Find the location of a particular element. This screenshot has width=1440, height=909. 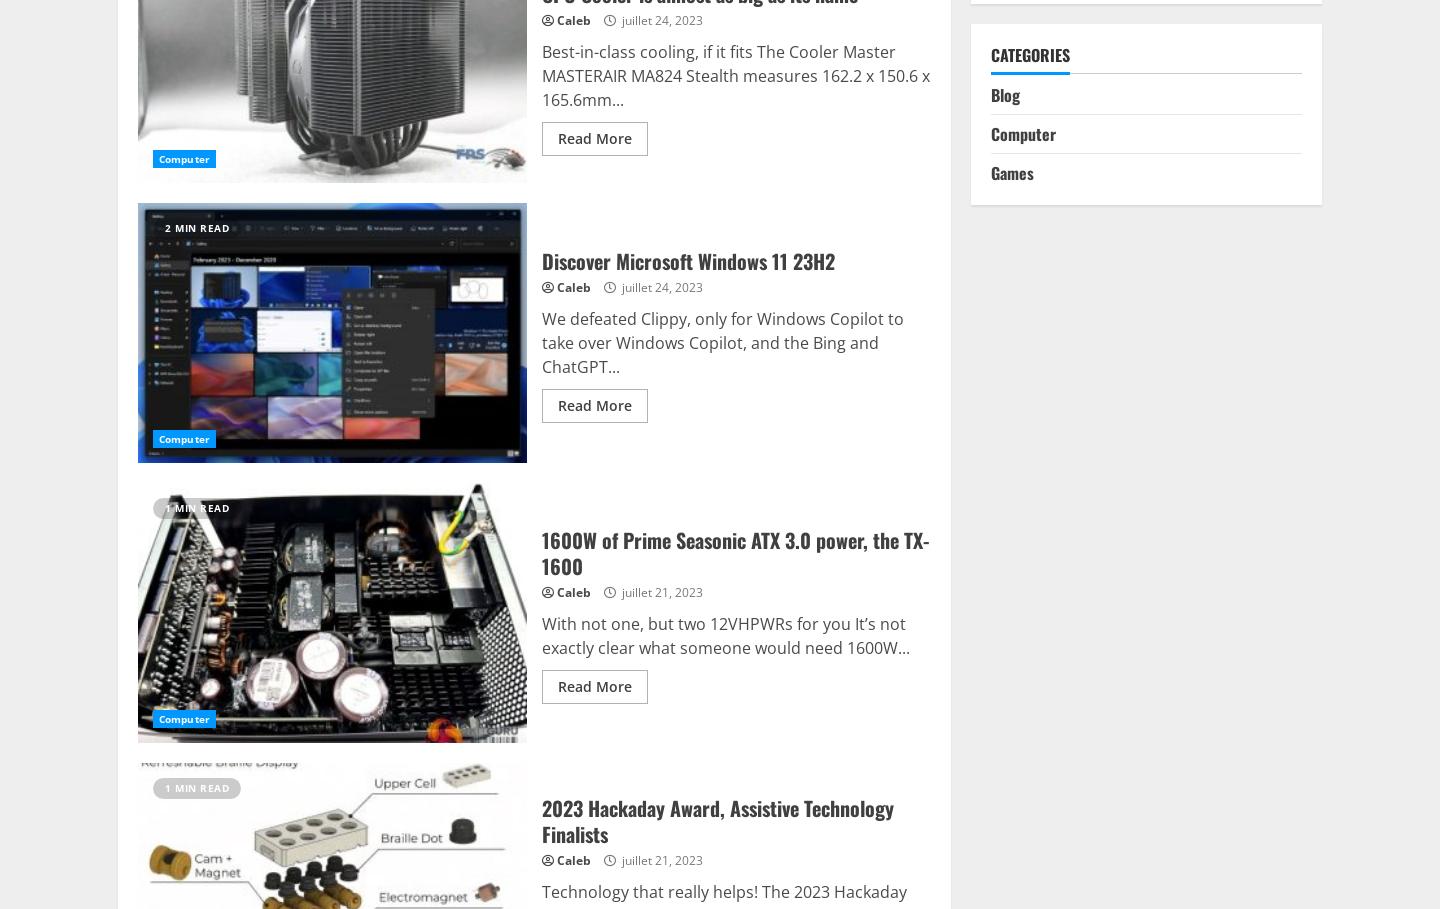

'Blog' is located at coordinates (989, 92).